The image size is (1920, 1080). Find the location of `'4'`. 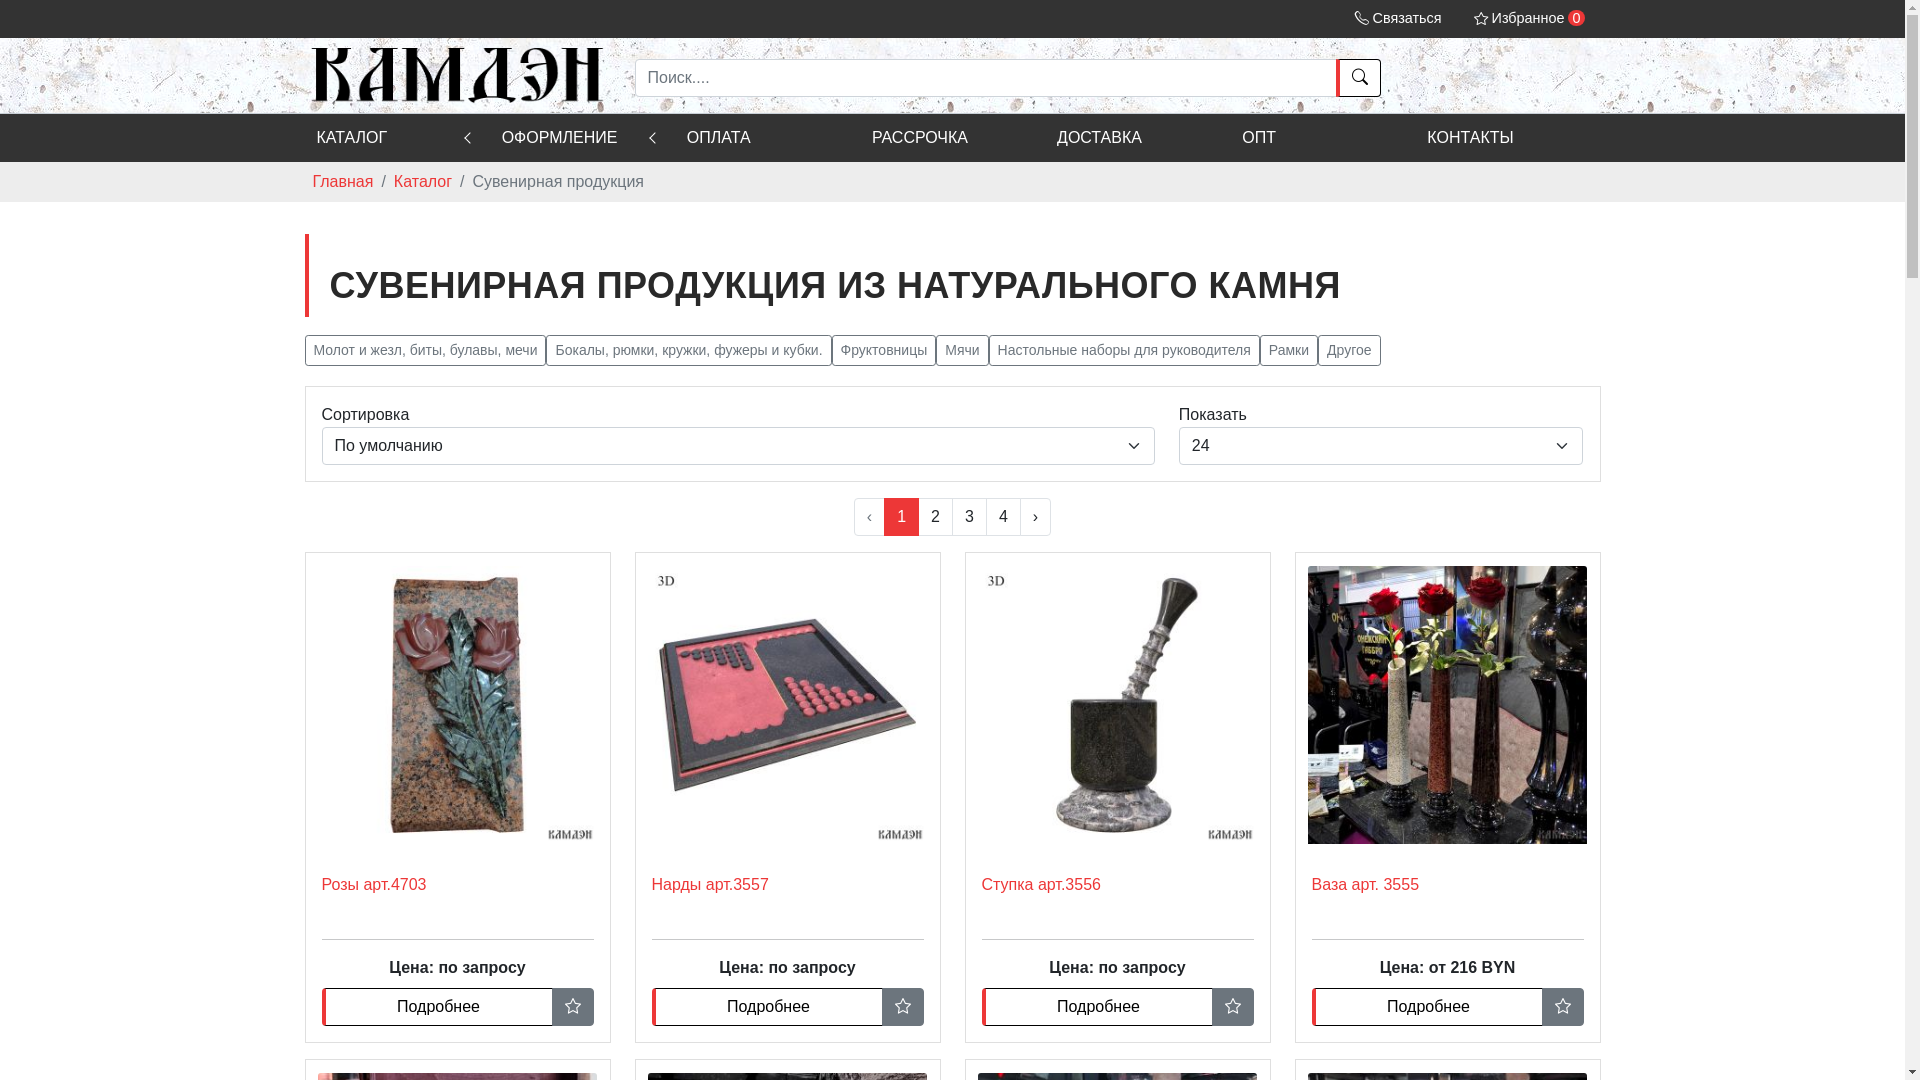

'4' is located at coordinates (1003, 515).